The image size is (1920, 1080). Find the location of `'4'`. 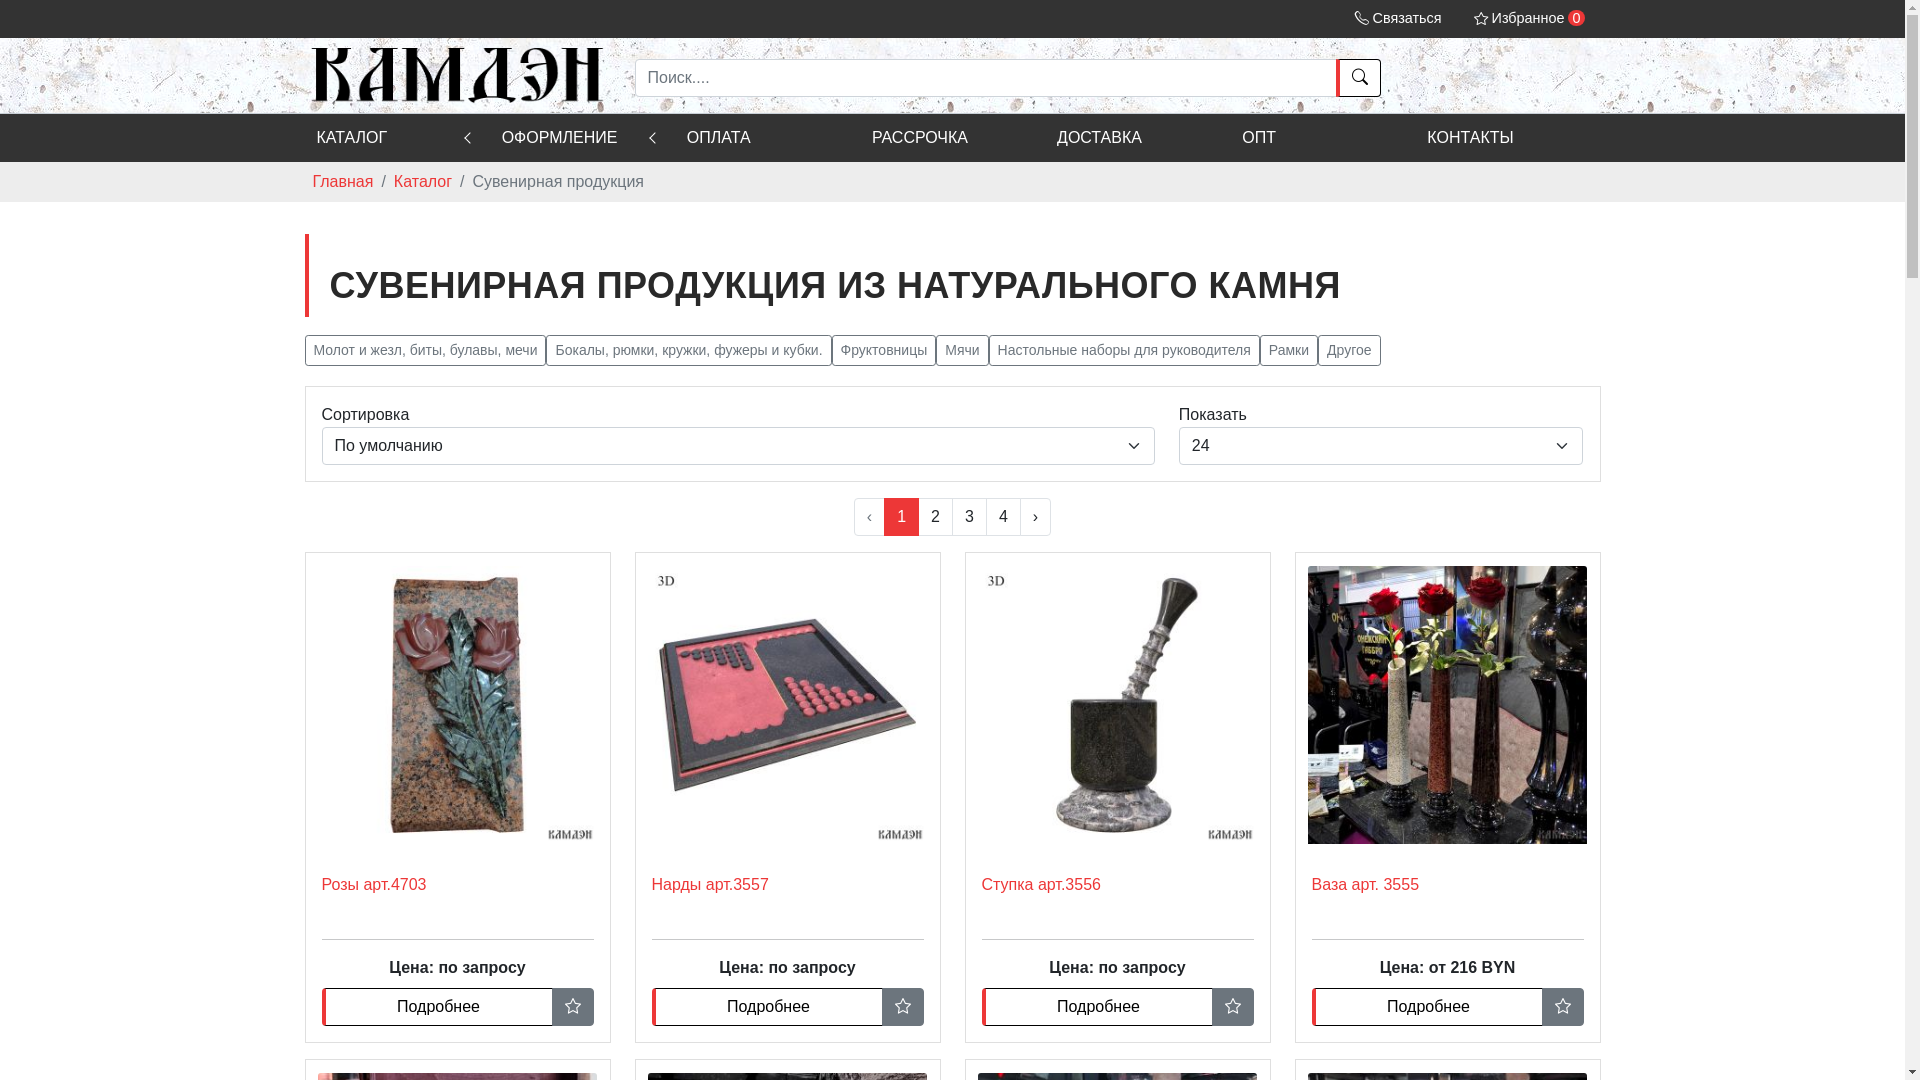

'4' is located at coordinates (1003, 515).